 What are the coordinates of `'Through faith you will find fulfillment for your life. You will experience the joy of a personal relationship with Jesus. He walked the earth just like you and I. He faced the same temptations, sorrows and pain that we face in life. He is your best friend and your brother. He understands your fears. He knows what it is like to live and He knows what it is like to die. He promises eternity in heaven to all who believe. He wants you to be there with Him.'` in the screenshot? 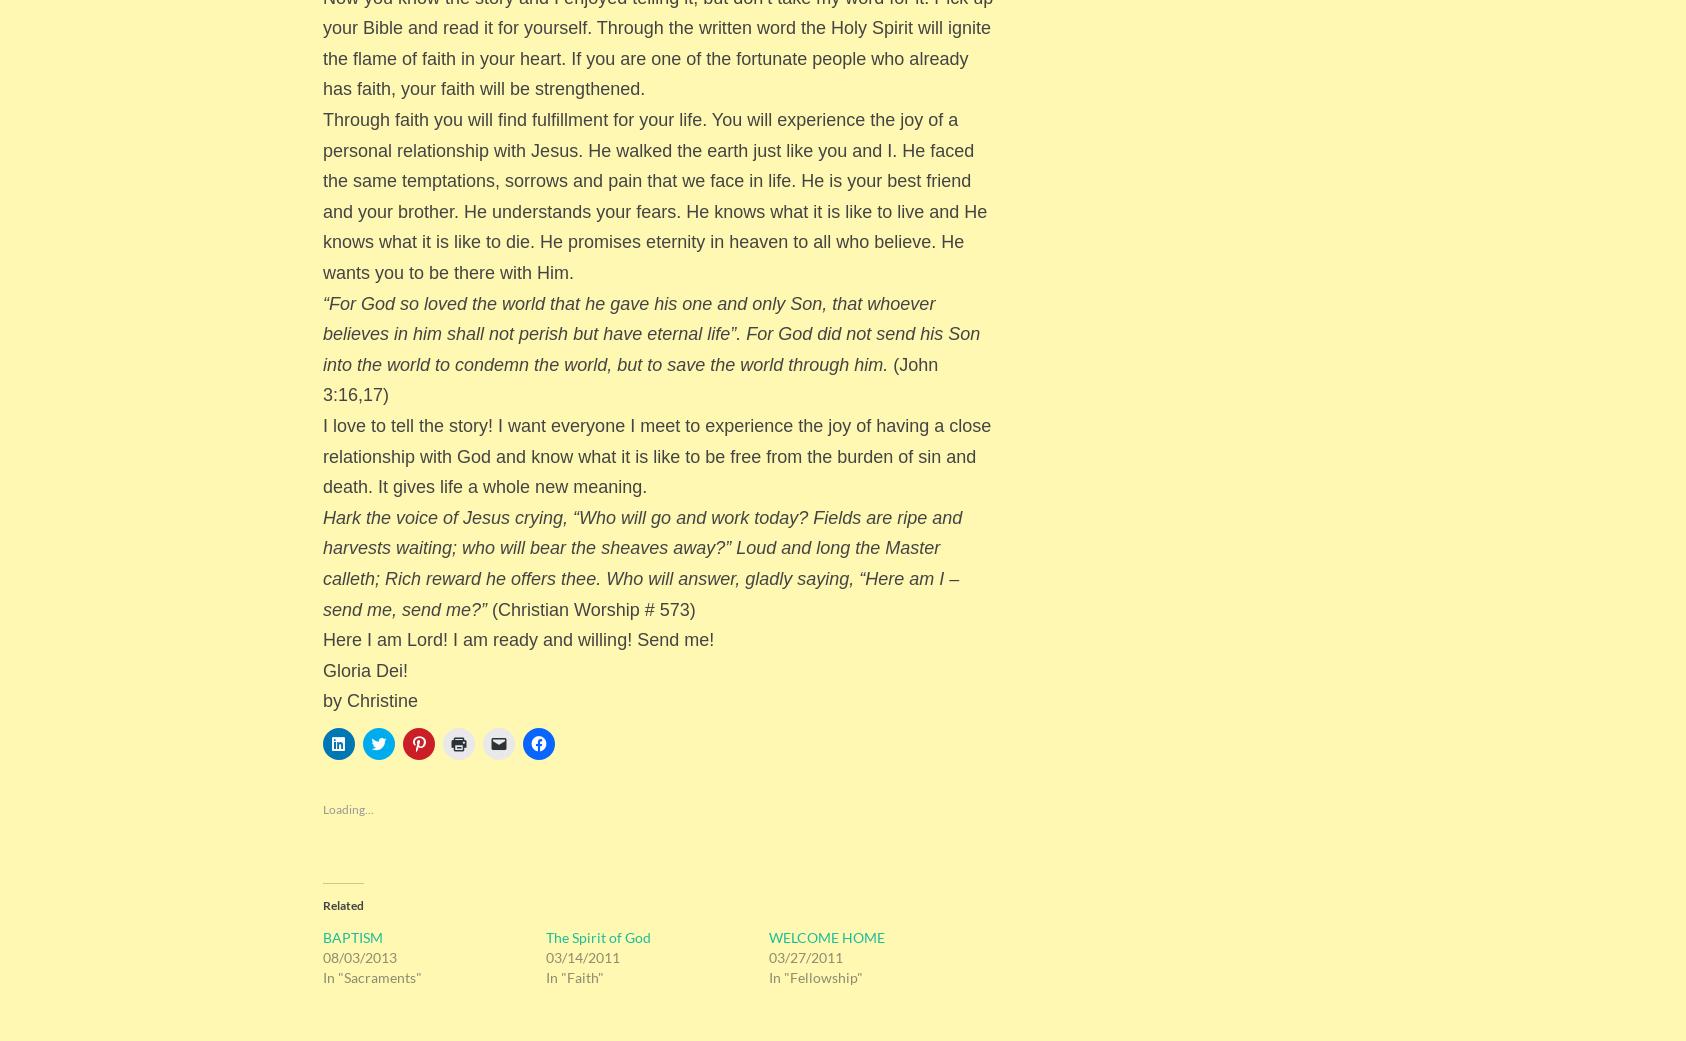 It's located at (654, 196).